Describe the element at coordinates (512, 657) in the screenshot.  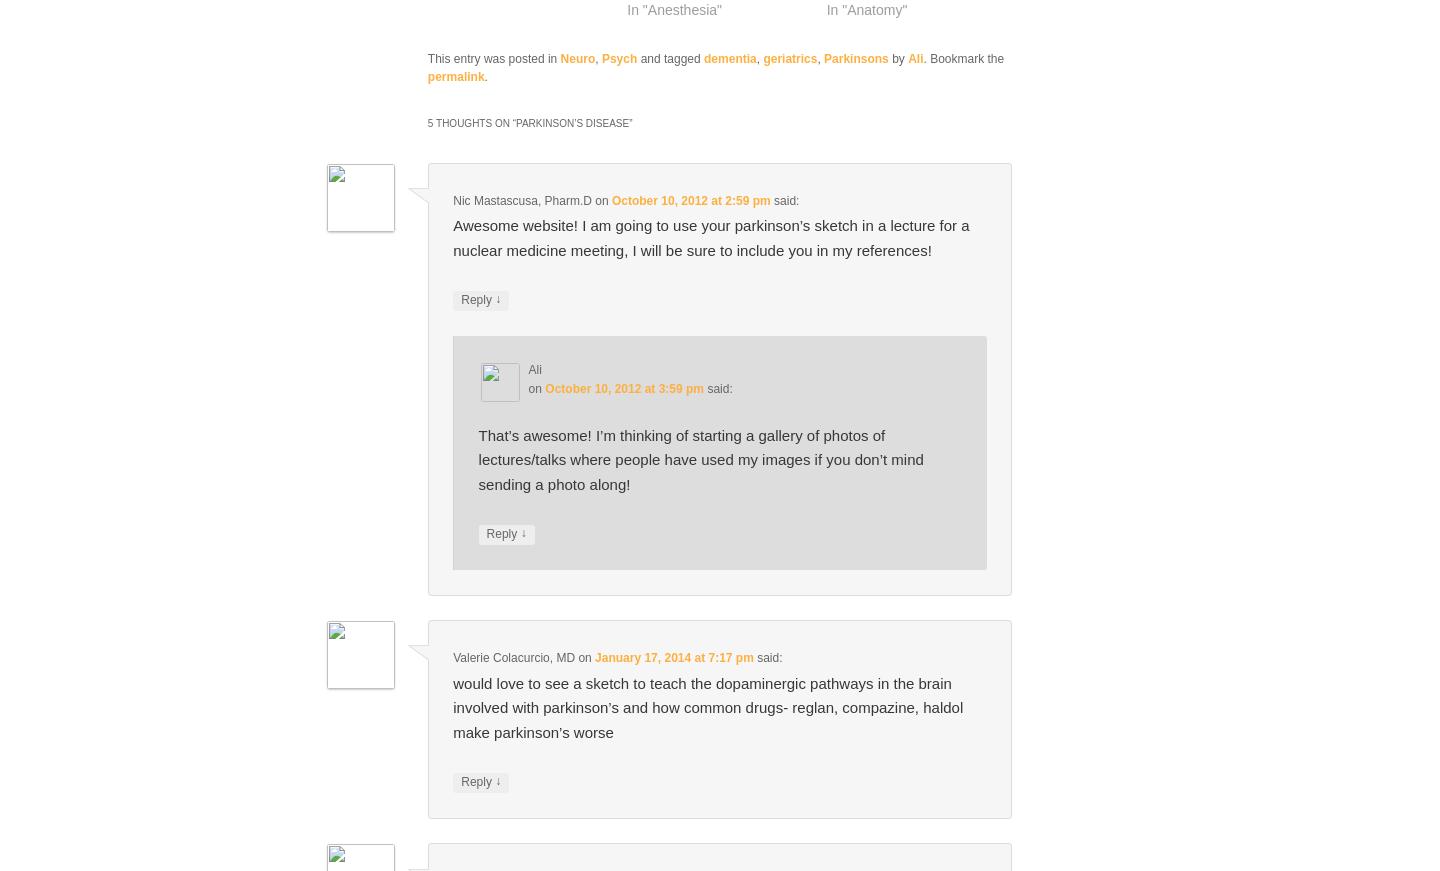
I see `'Valerie Colacurcio, MD'` at that location.